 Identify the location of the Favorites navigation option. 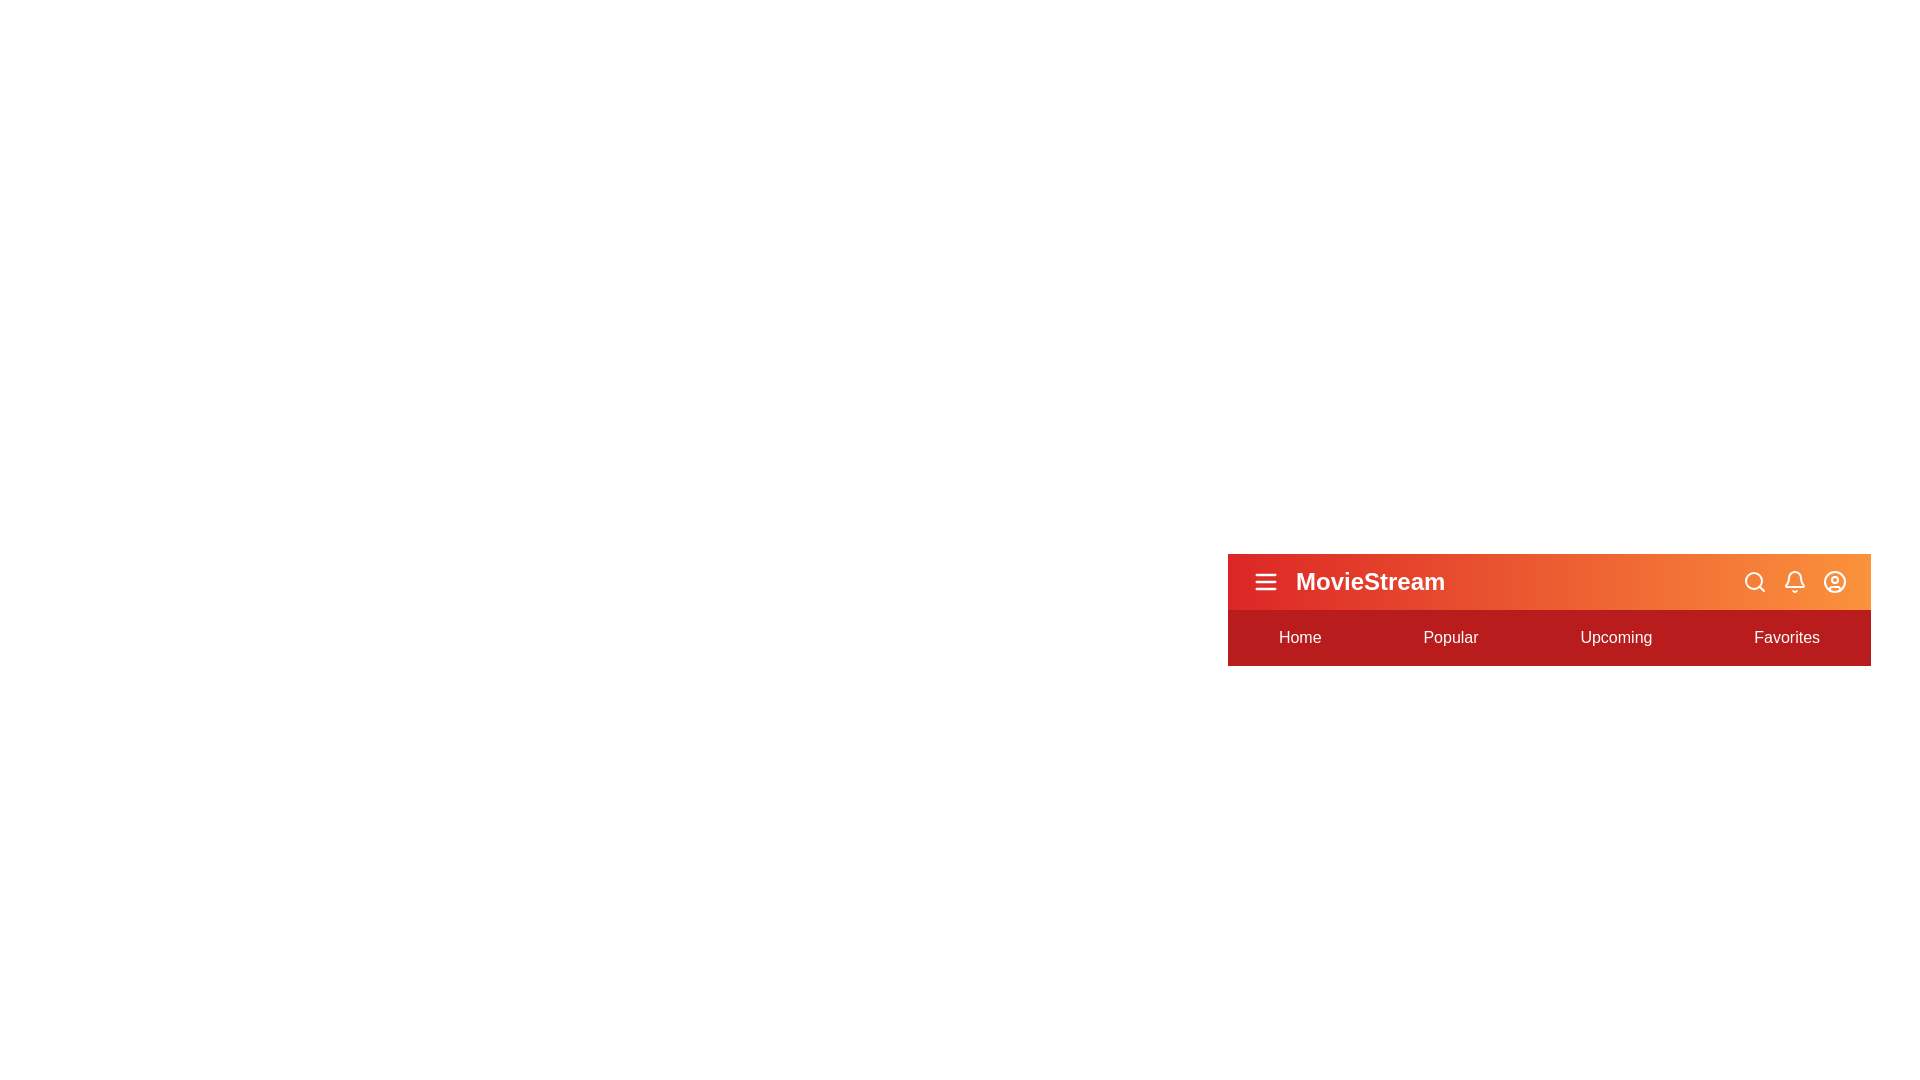
(1787, 637).